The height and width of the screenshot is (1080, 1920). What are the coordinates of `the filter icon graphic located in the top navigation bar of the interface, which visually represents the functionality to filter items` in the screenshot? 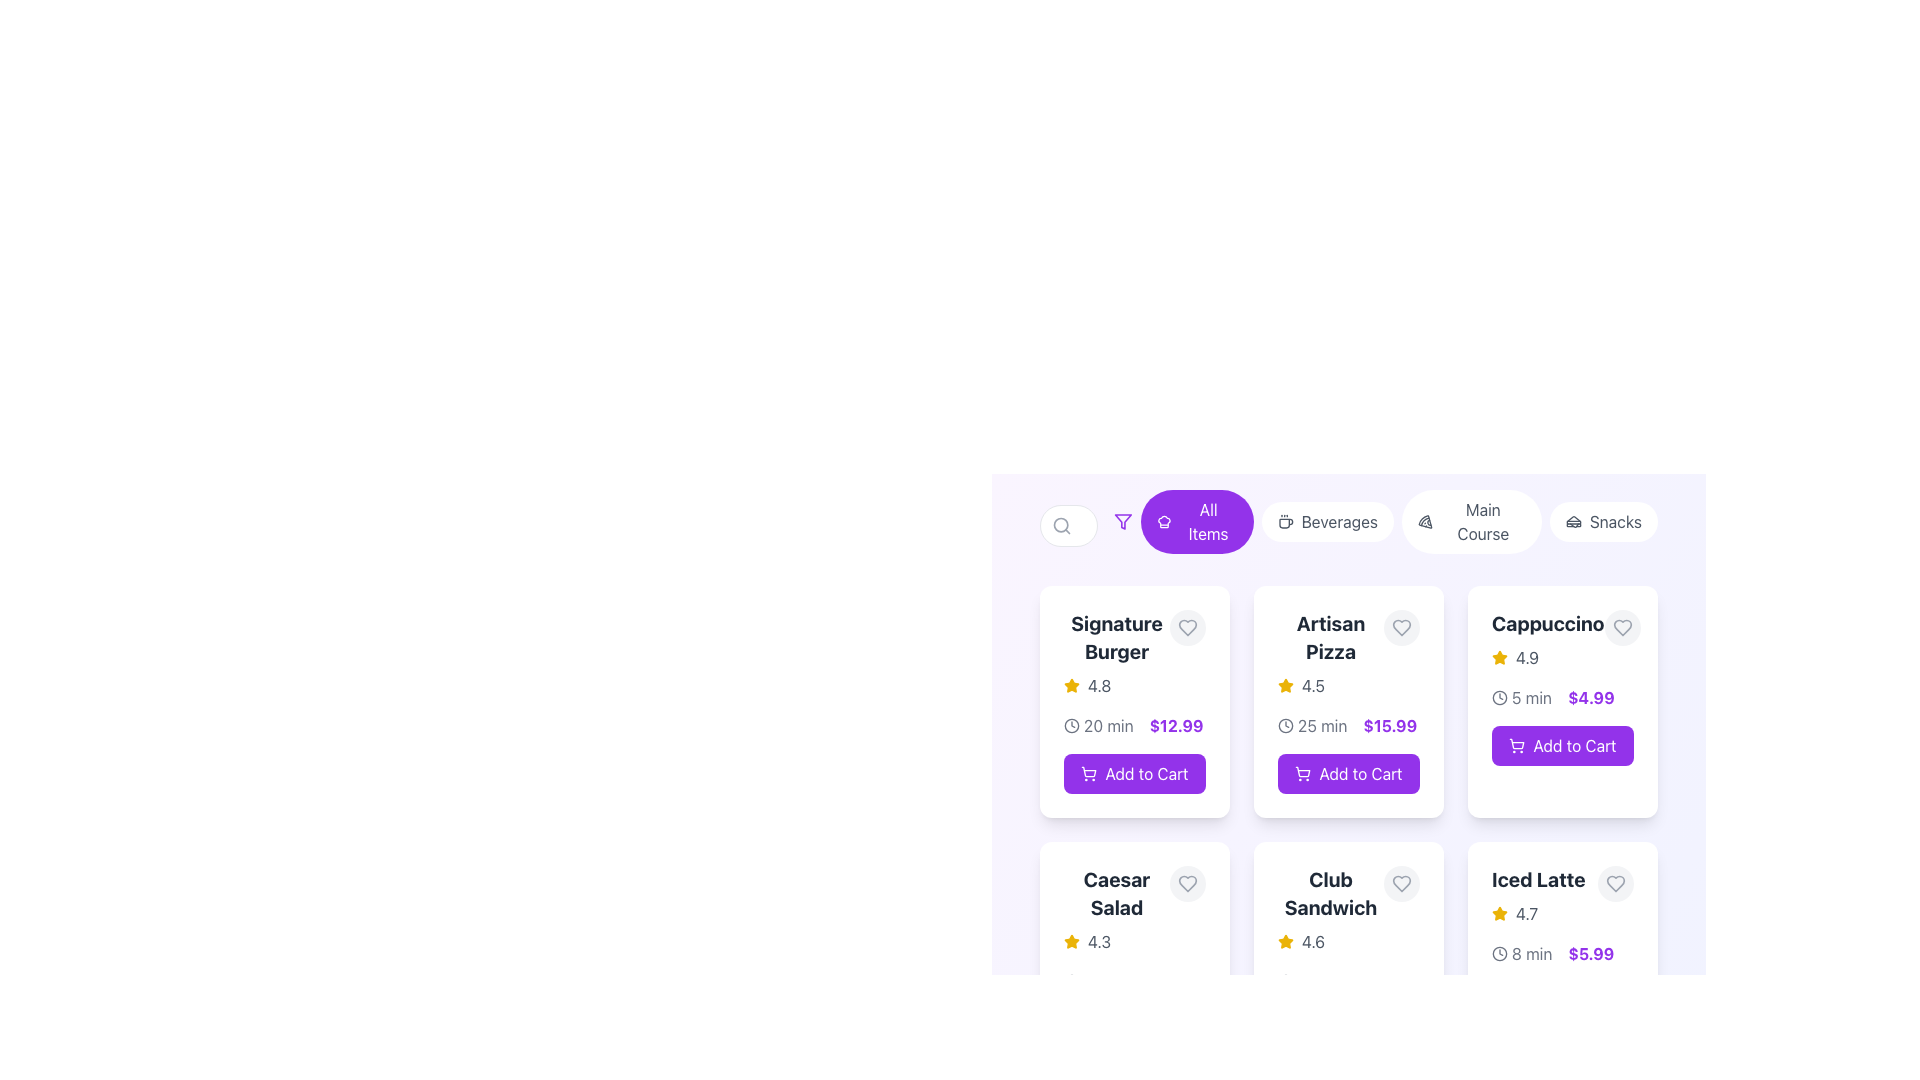 It's located at (1123, 520).